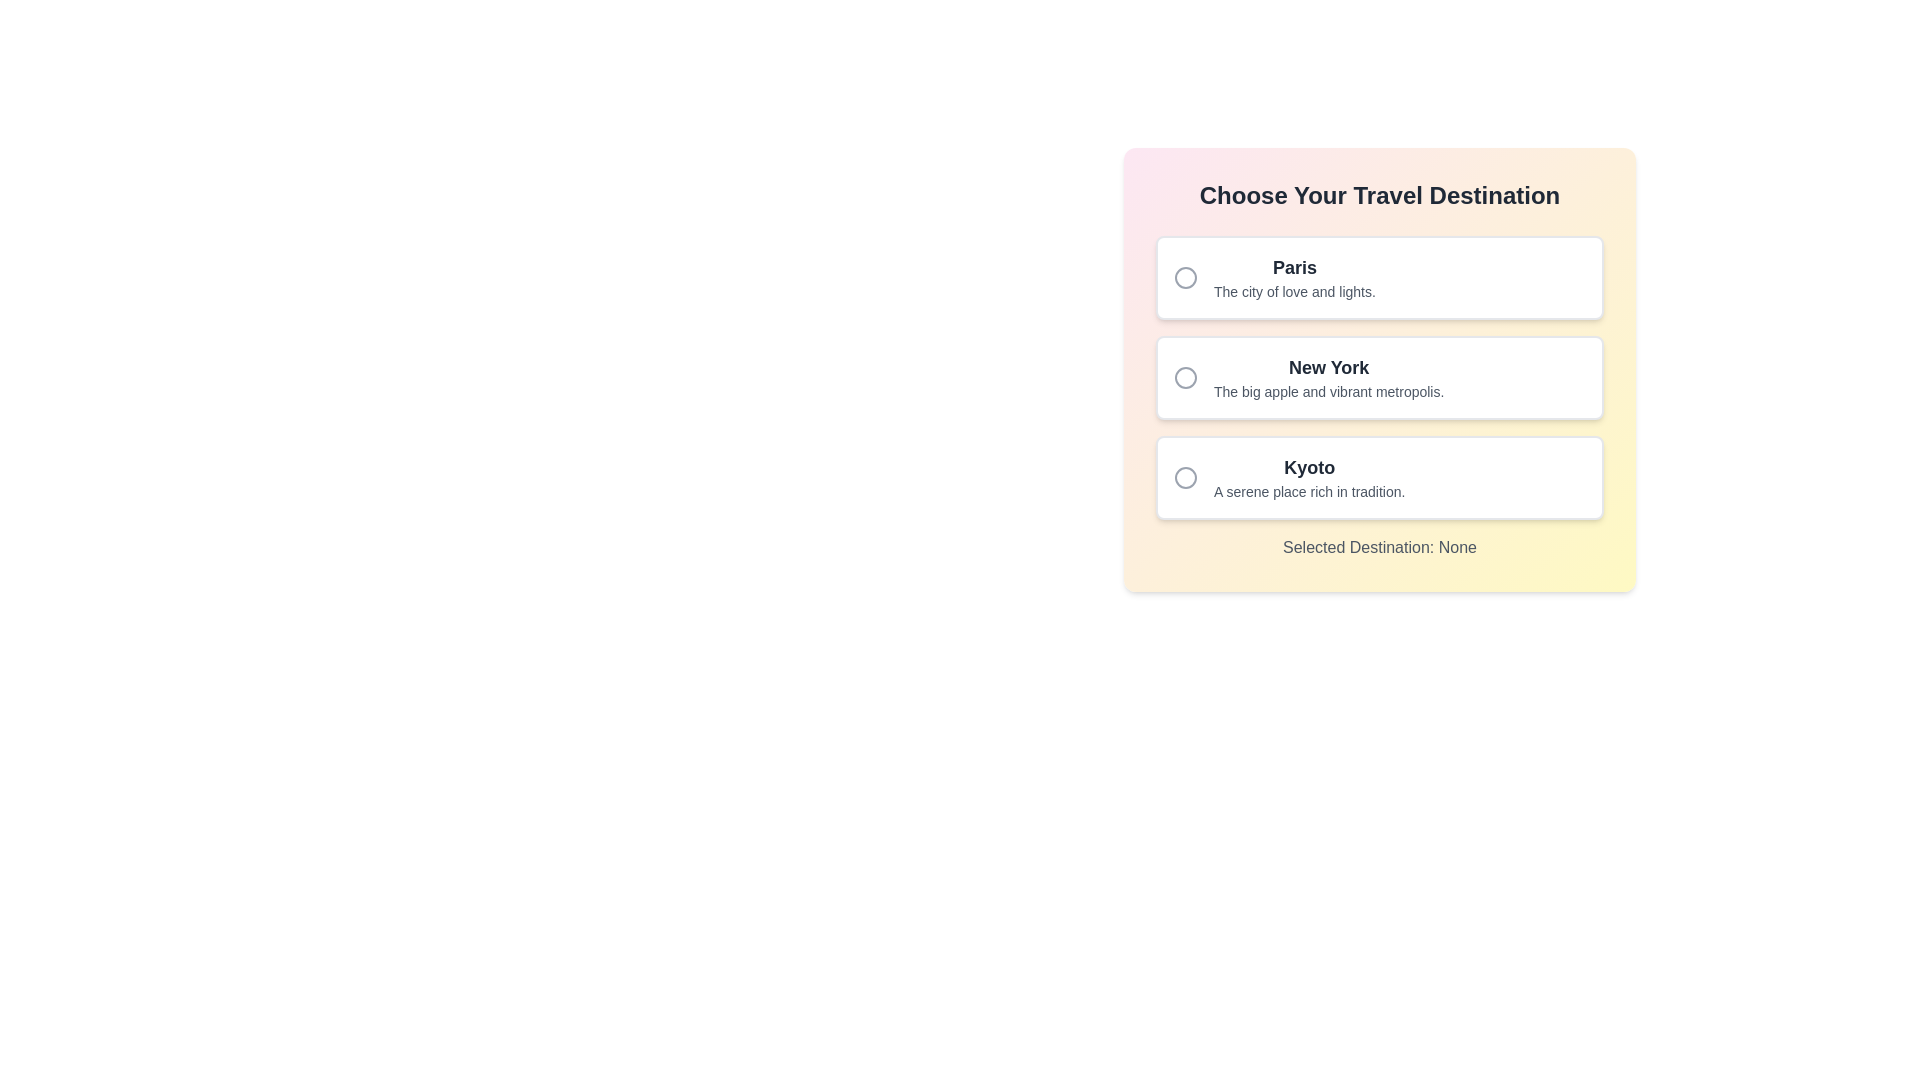  What do you see at coordinates (1185, 478) in the screenshot?
I see `the circular graphical element of the radio button located to the left of the text 'Kyoto' in the third option of the vertical list of travel destinations` at bounding box center [1185, 478].